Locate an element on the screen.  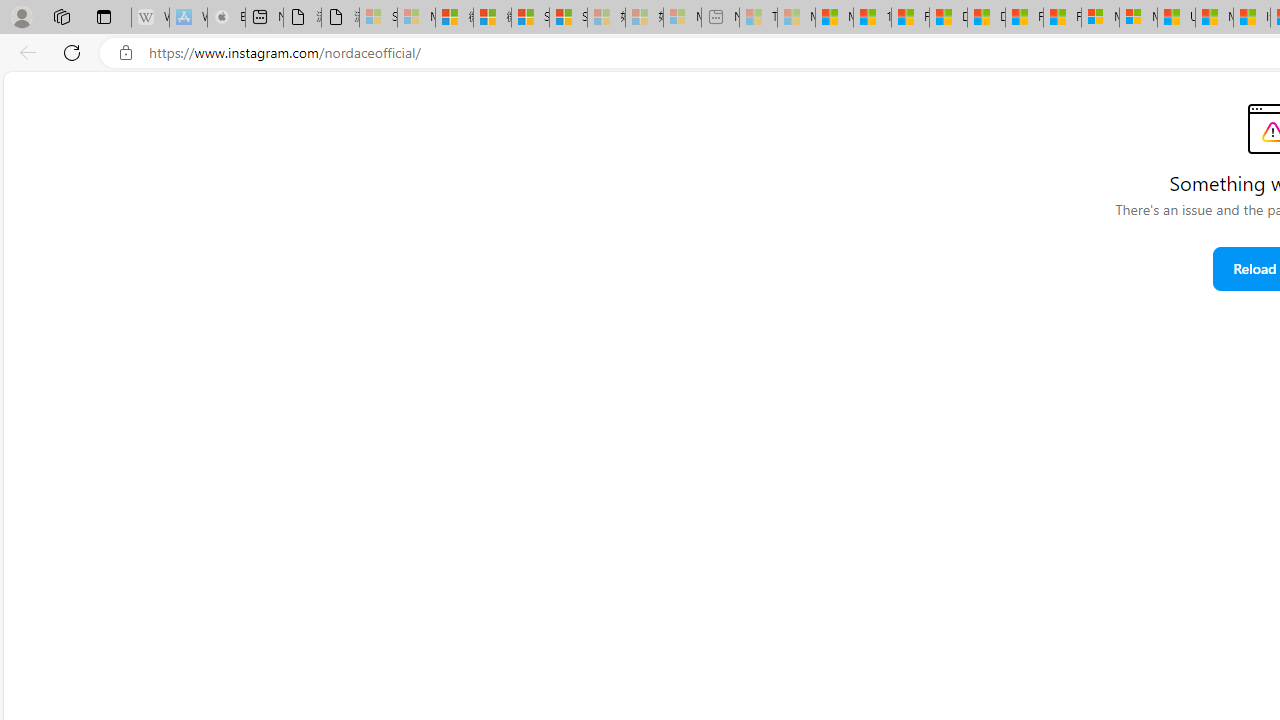
'Top Stories - MSN - Sleeping' is located at coordinates (757, 17).